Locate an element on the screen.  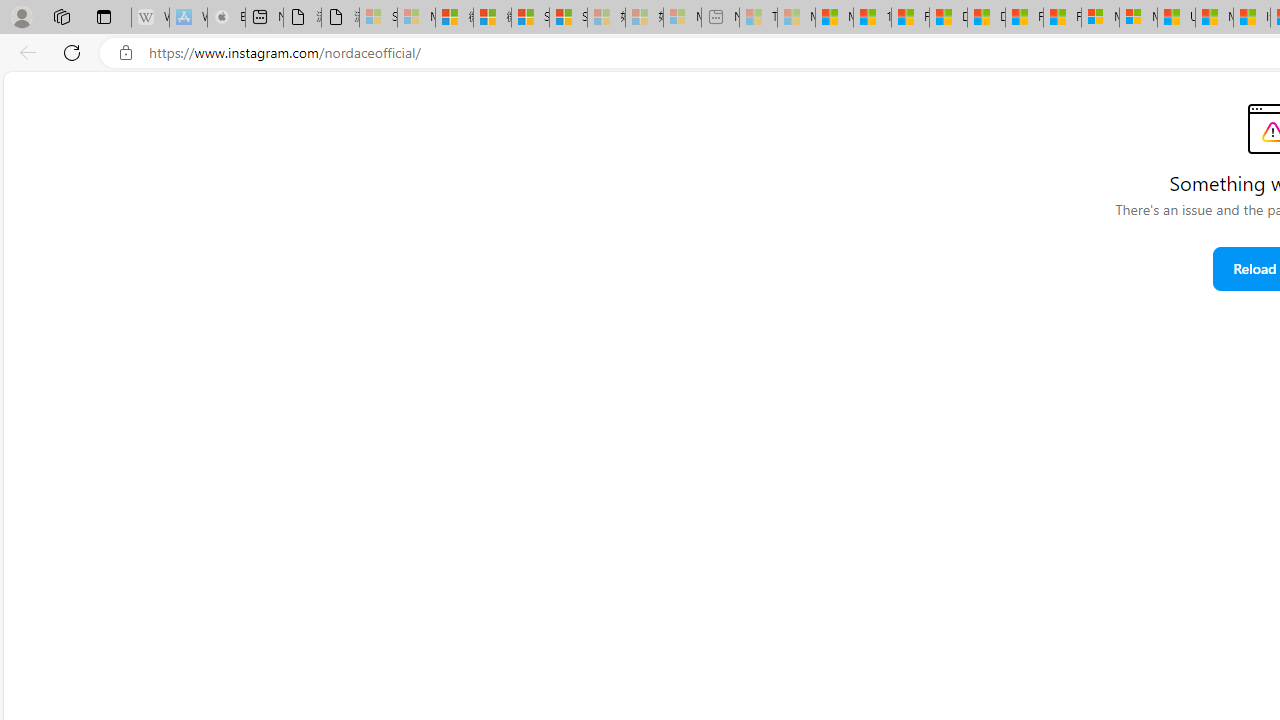
'Top Stories - MSN - Sleeping' is located at coordinates (757, 17).